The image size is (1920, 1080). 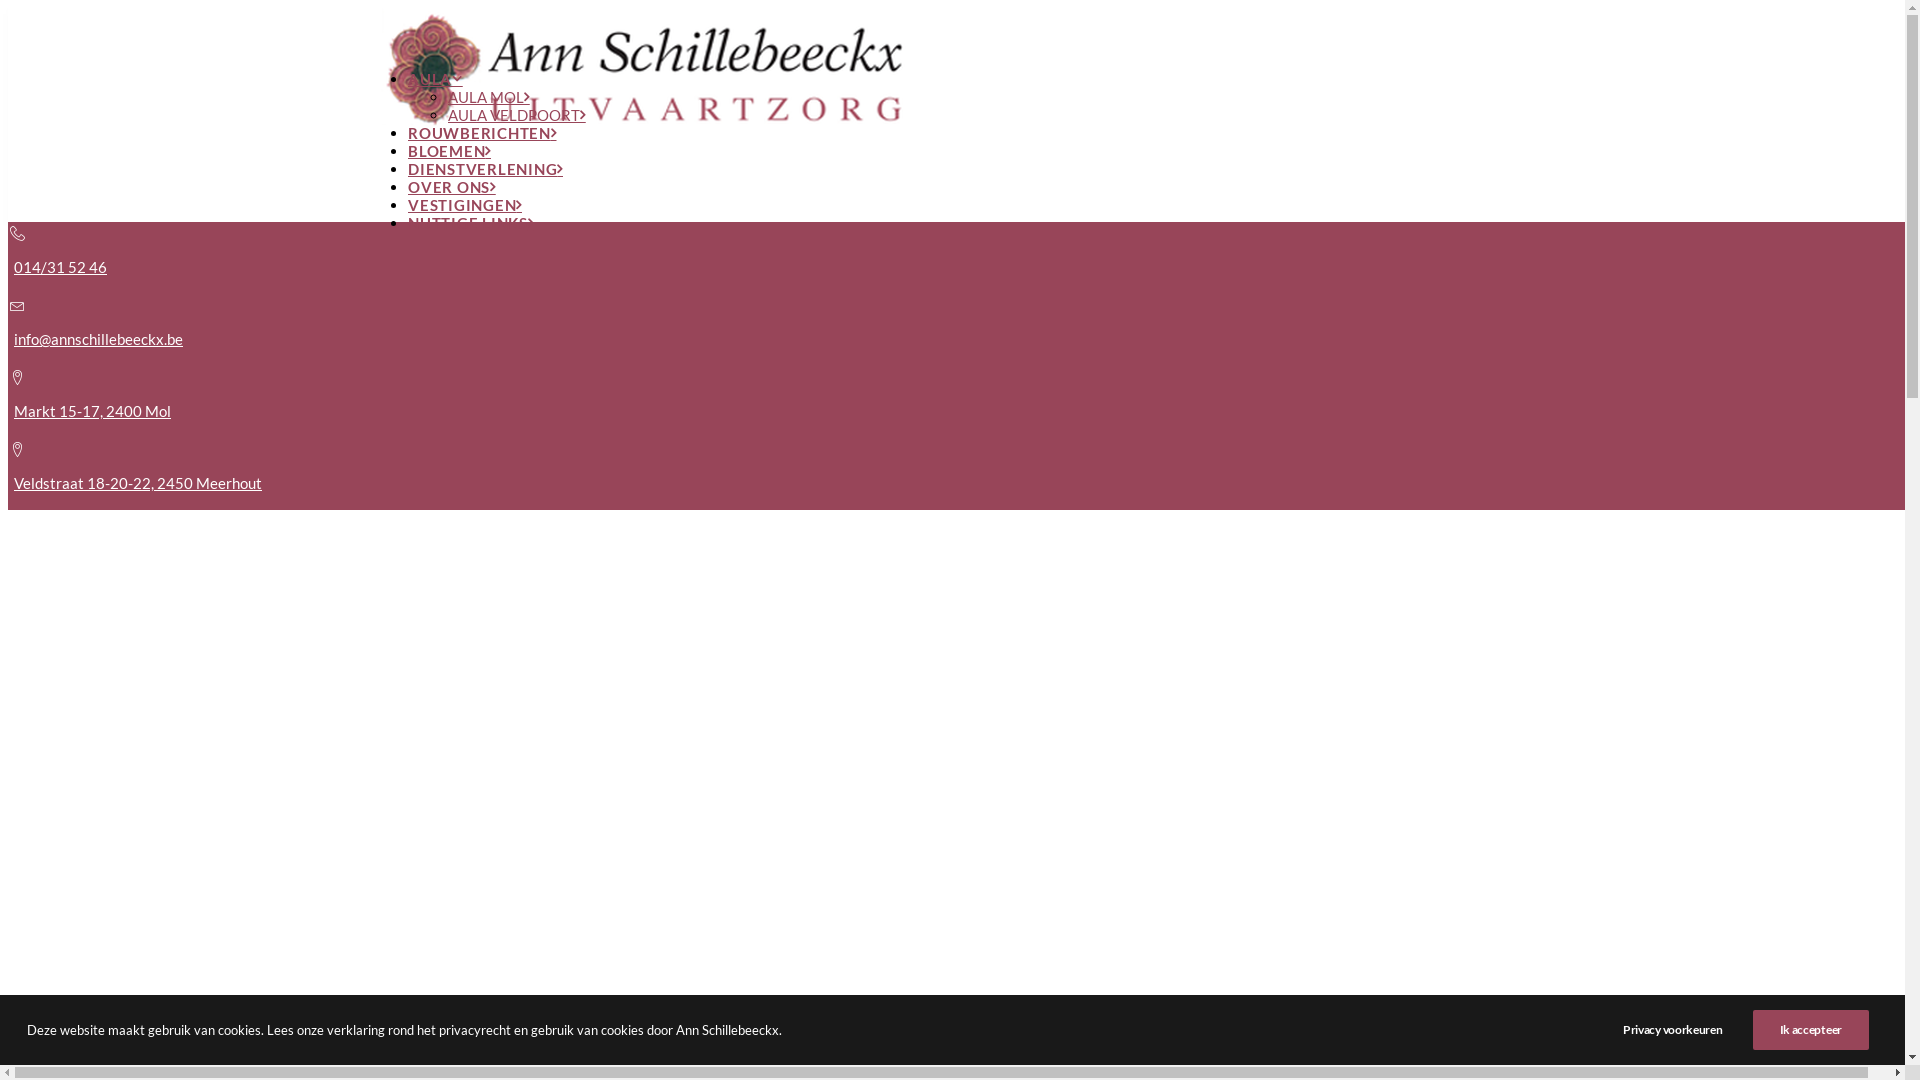 I want to click on 'NUTTIGE LINKS', so click(x=407, y=223).